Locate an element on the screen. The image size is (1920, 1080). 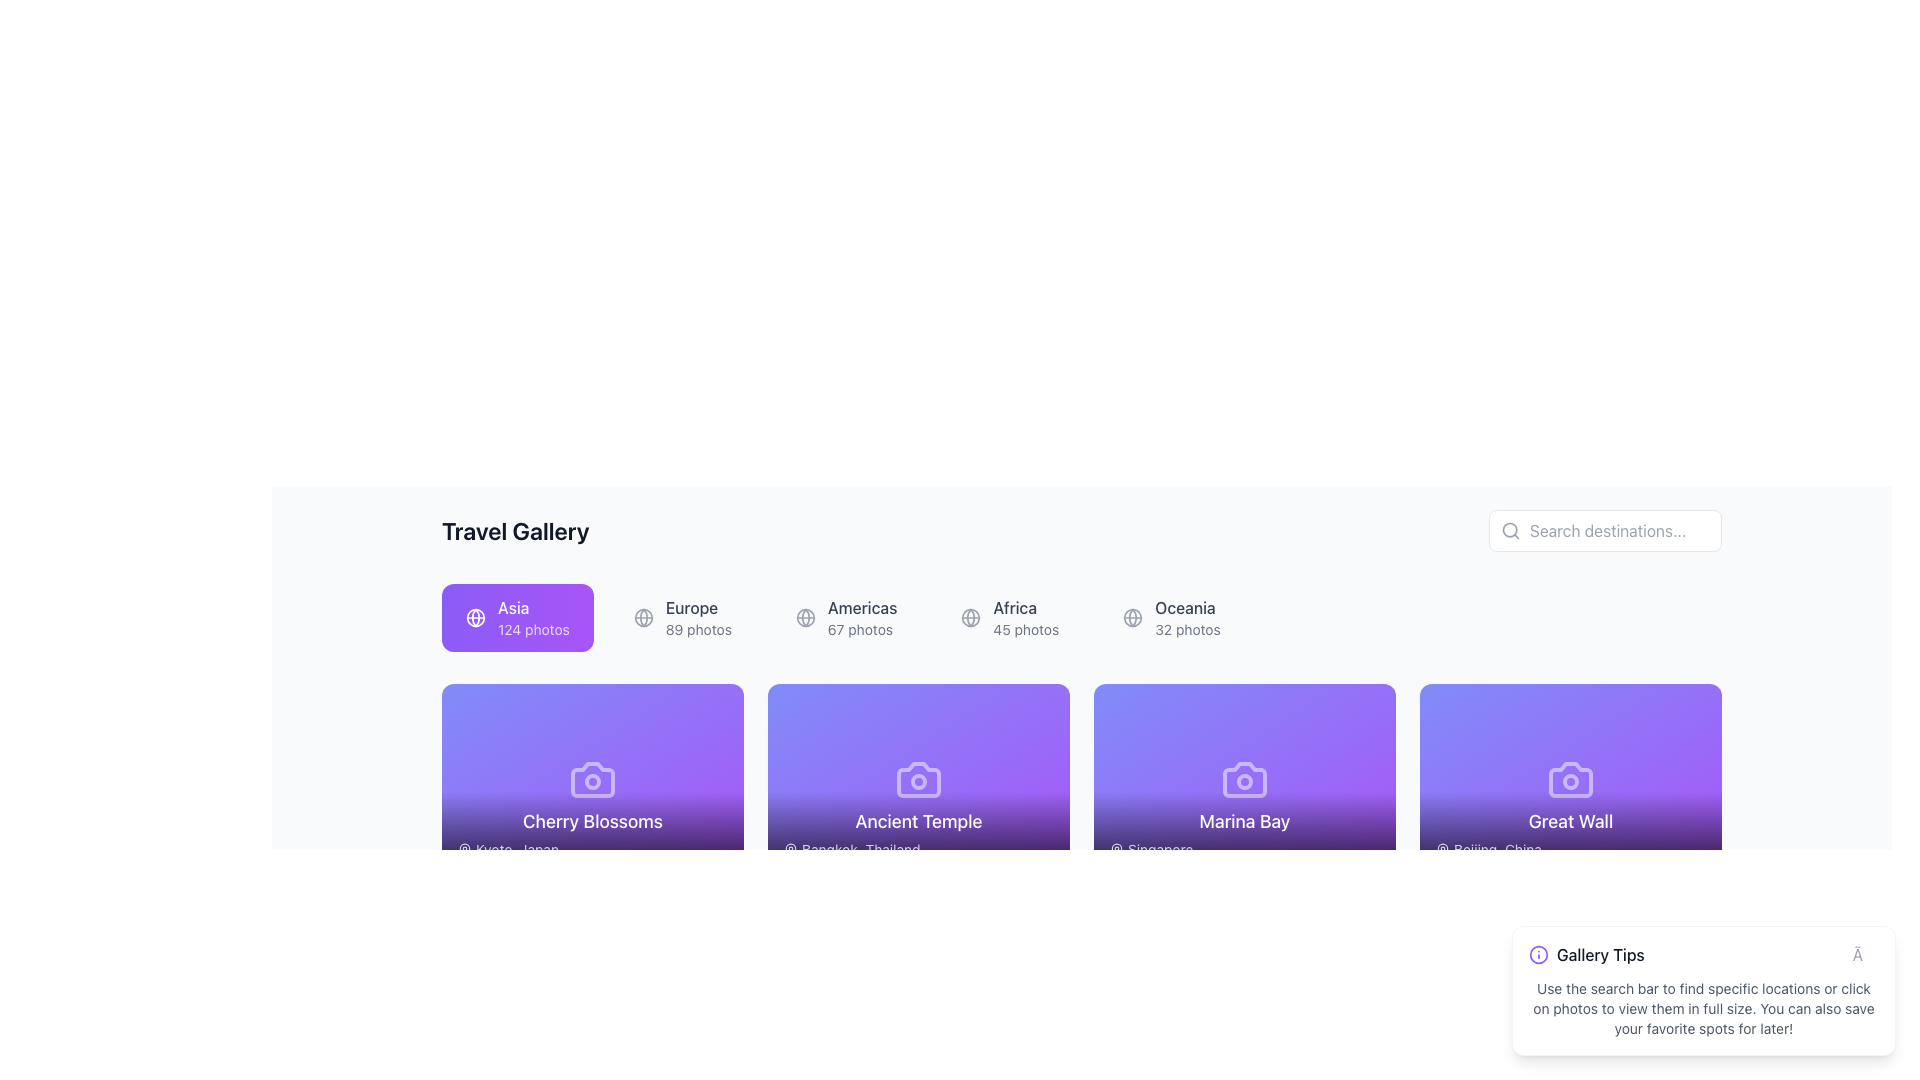
the circular button with a share symbol at its center, located in the top-right corner of the 'Great Wall' card is located at coordinates (1646, 716).